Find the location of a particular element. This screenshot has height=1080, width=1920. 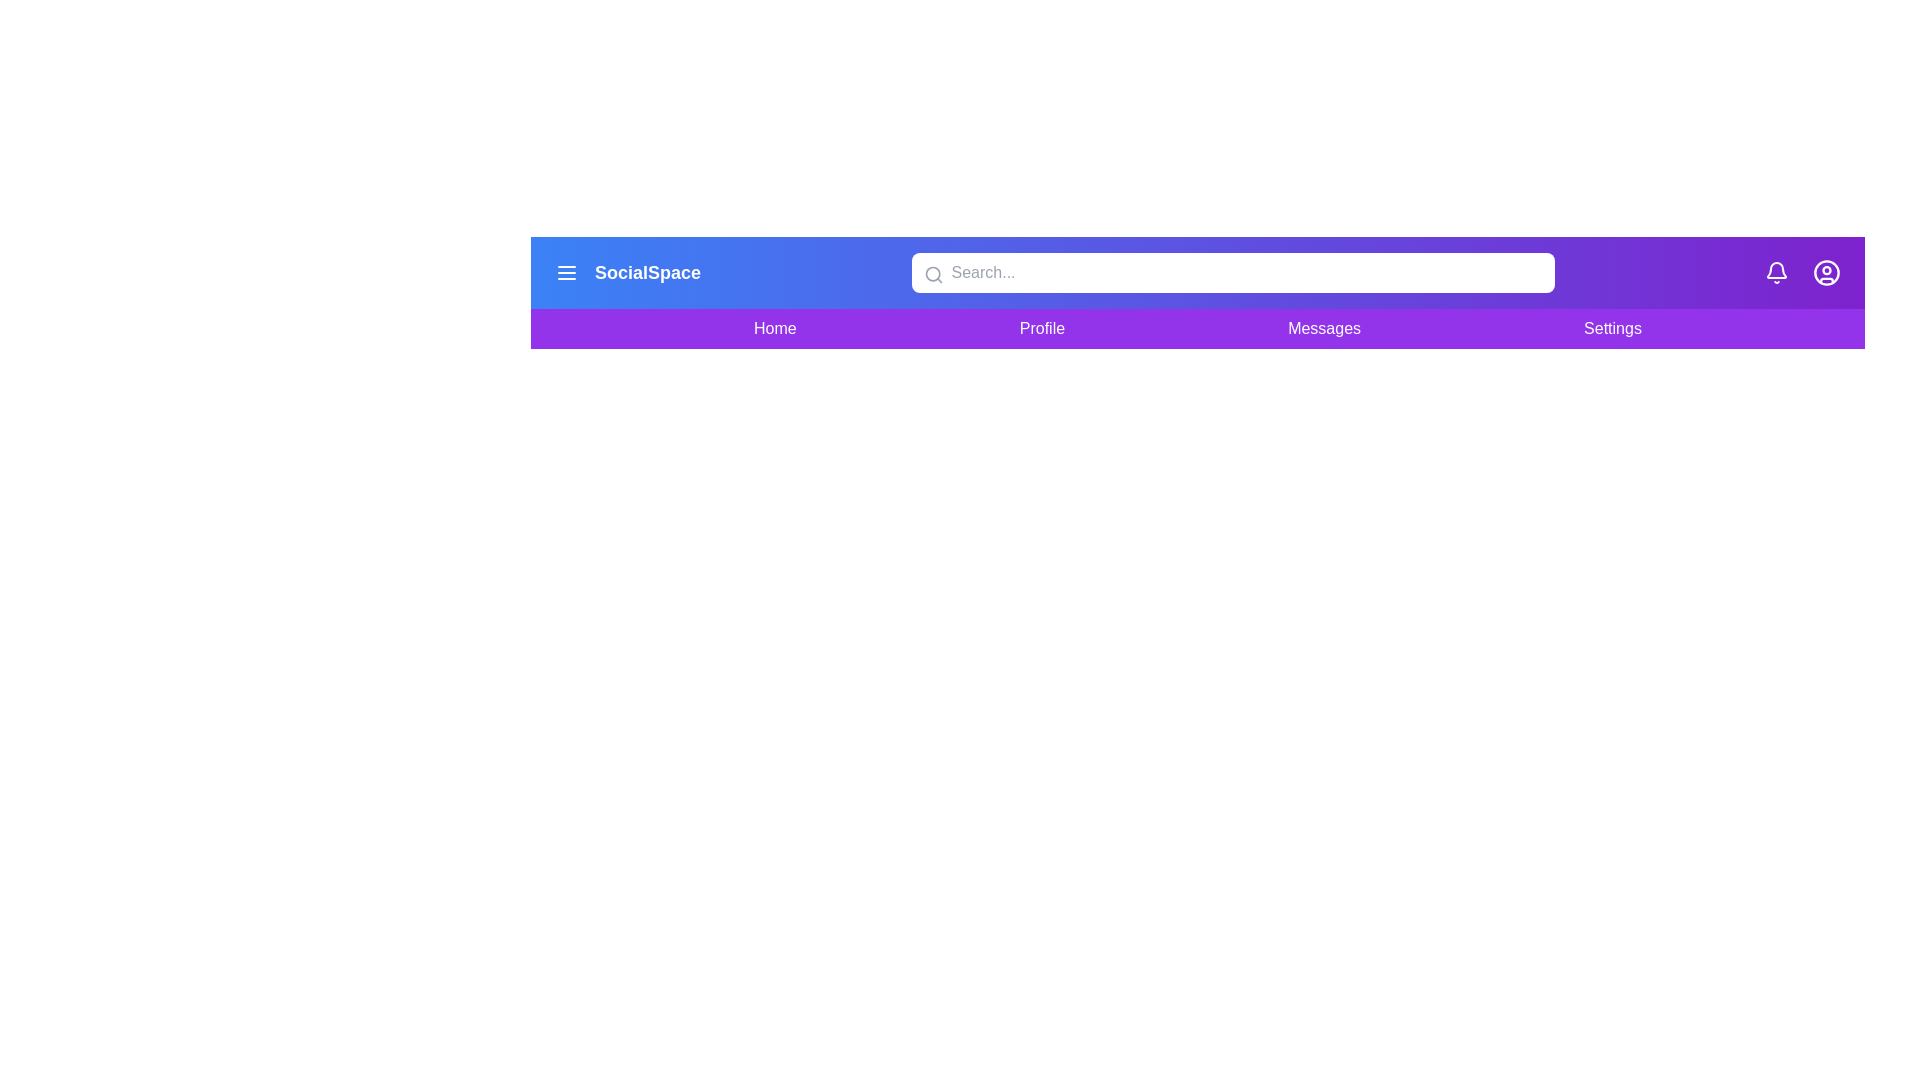

the Home navigation link in the SocialMediaNavBar is located at coordinates (774, 327).